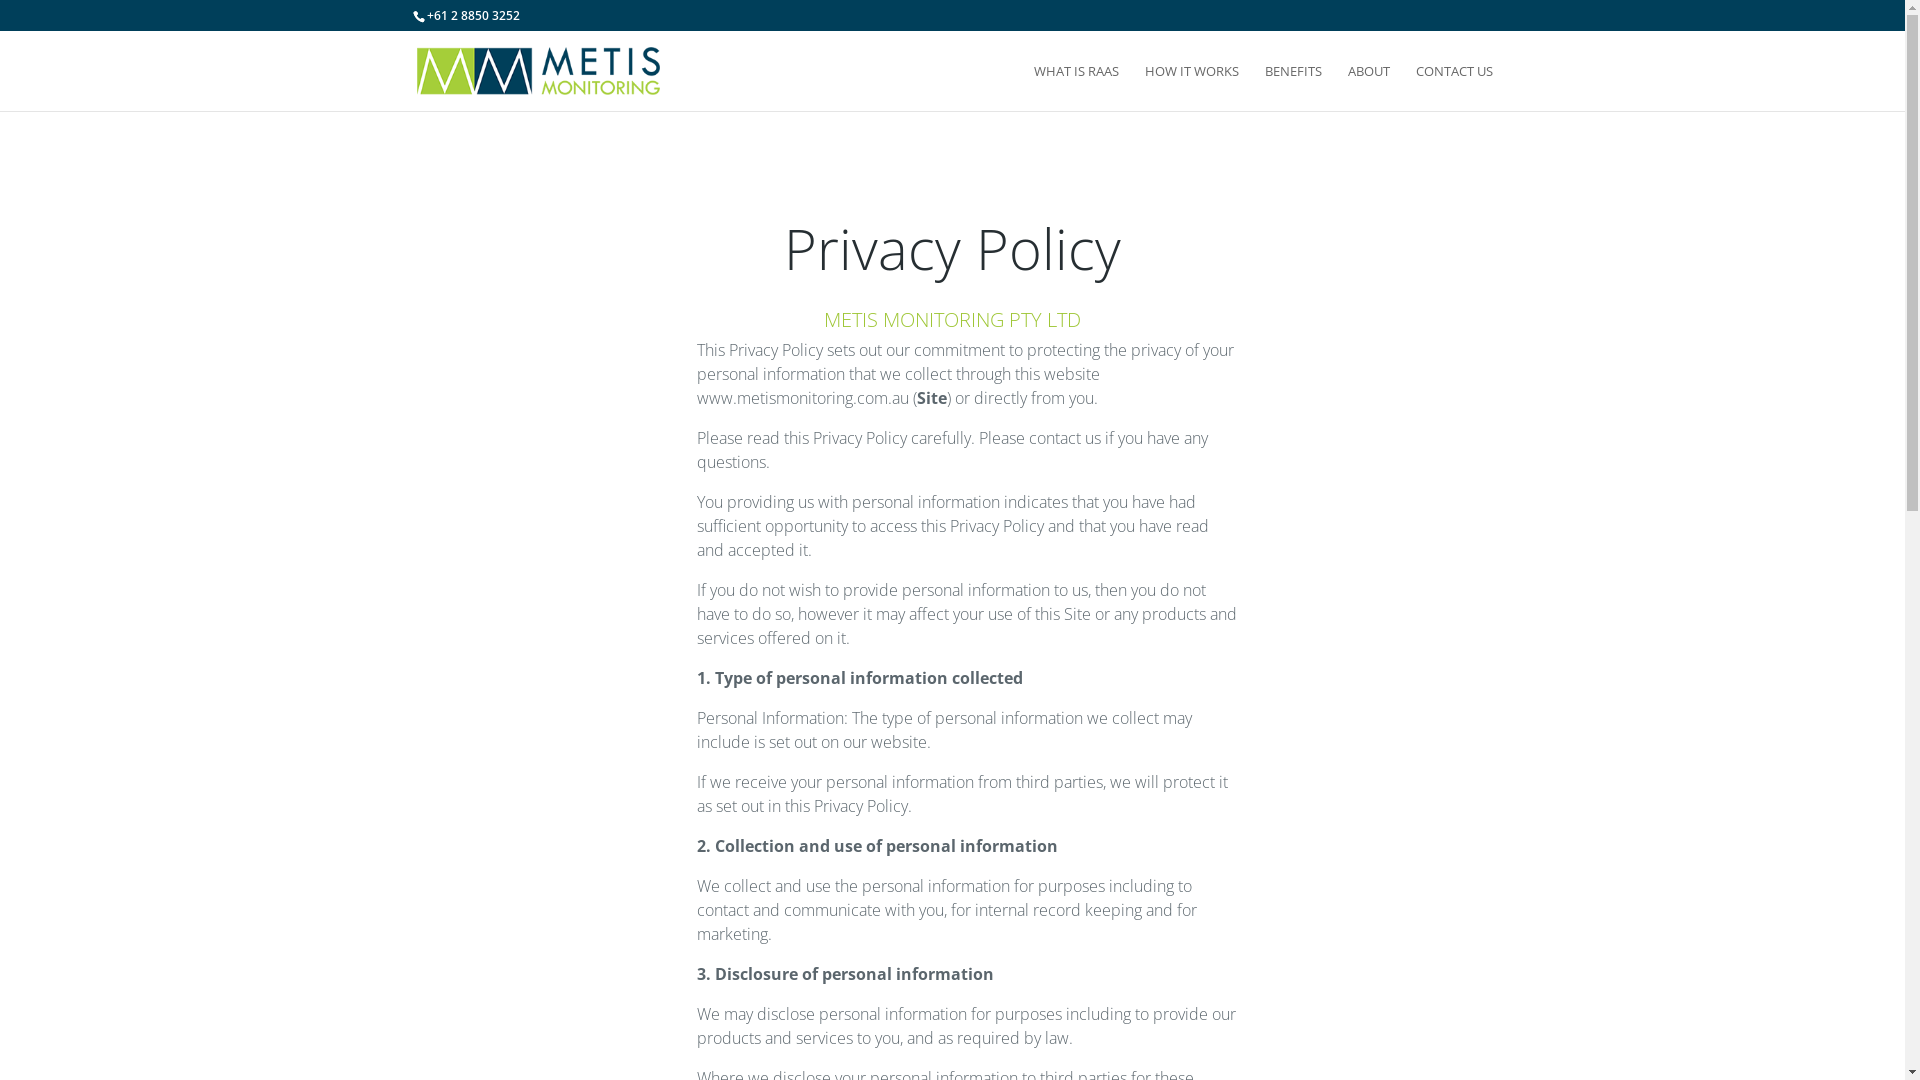 This screenshot has width=1920, height=1080. Describe the element at coordinates (1033, 86) in the screenshot. I see `'WHAT IS RAAS'` at that location.